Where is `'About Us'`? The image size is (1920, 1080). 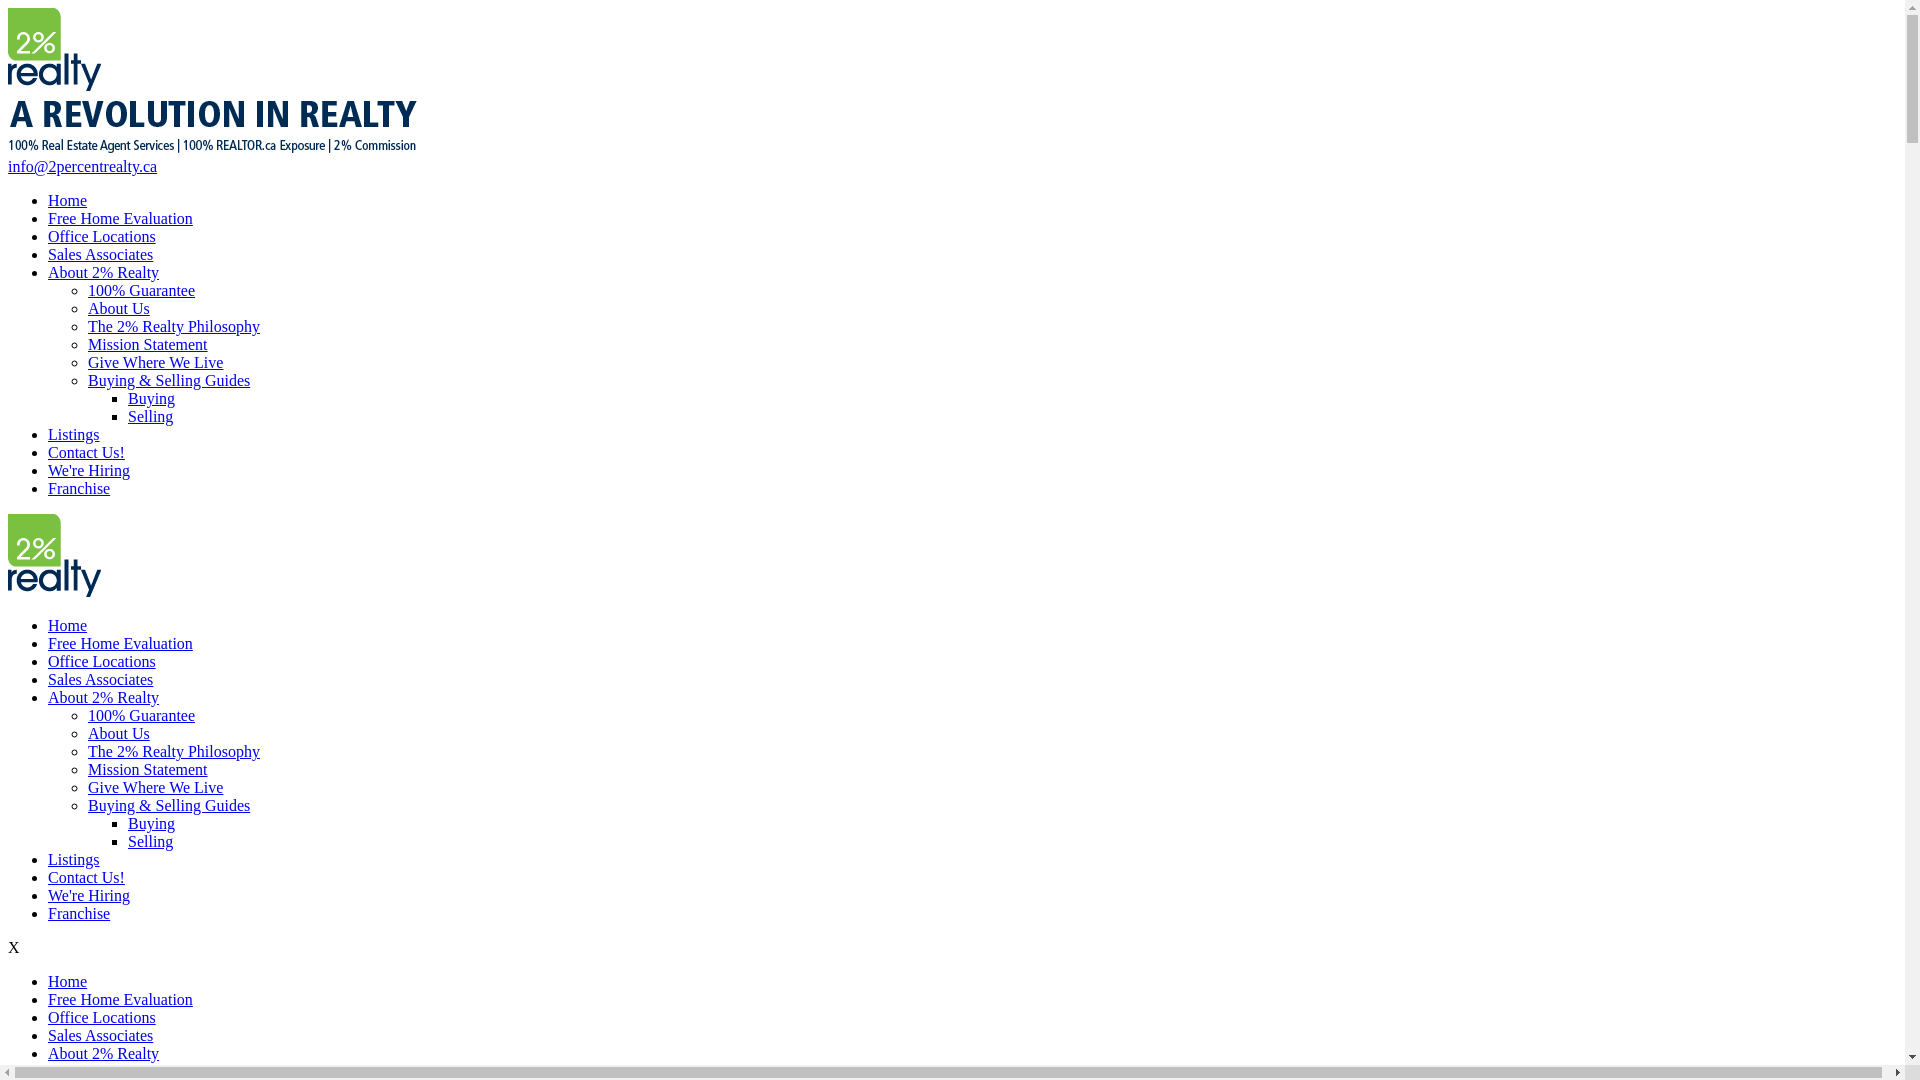
'About Us' is located at coordinates (118, 308).